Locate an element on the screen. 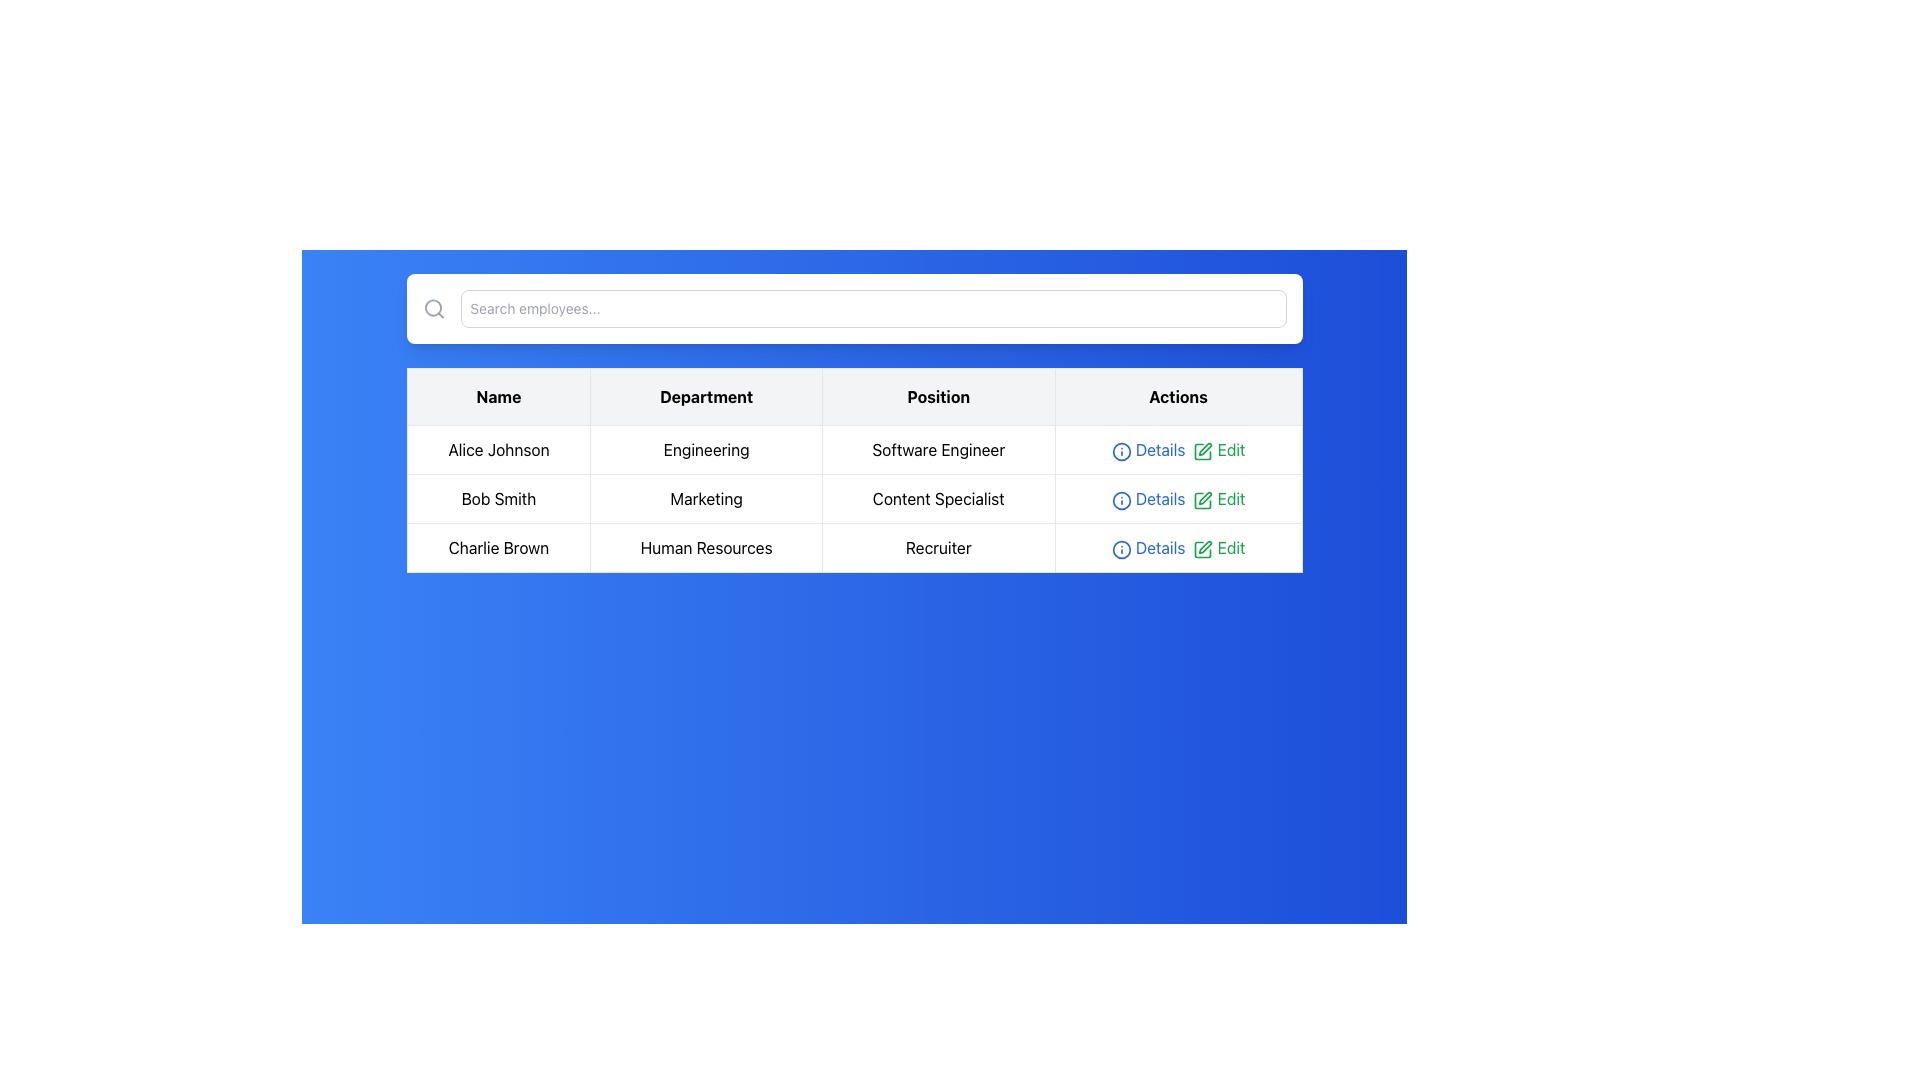 The height and width of the screenshot is (1080, 1920). the static text displaying the name 'Bob Smith', located in the second row under the 'Name' column is located at coordinates (499, 497).